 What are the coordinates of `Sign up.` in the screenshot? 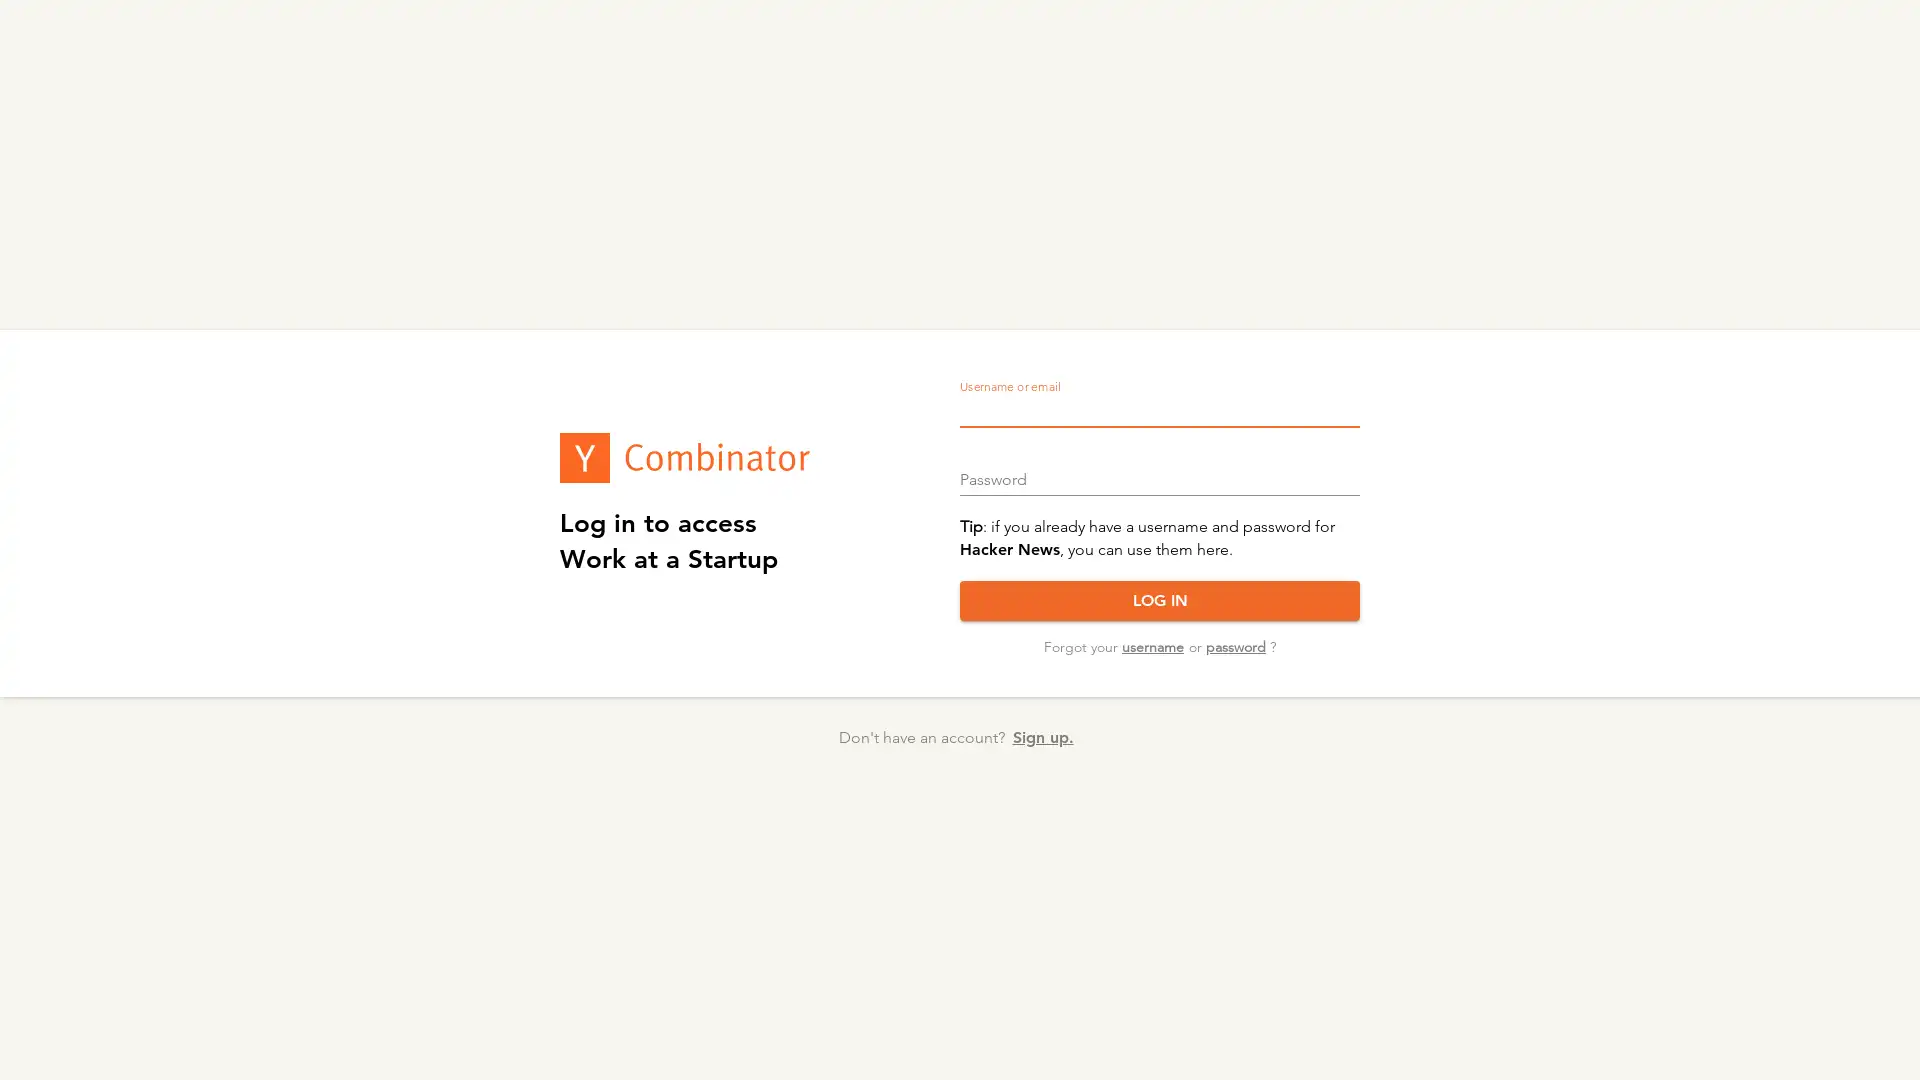 It's located at (1041, 737).